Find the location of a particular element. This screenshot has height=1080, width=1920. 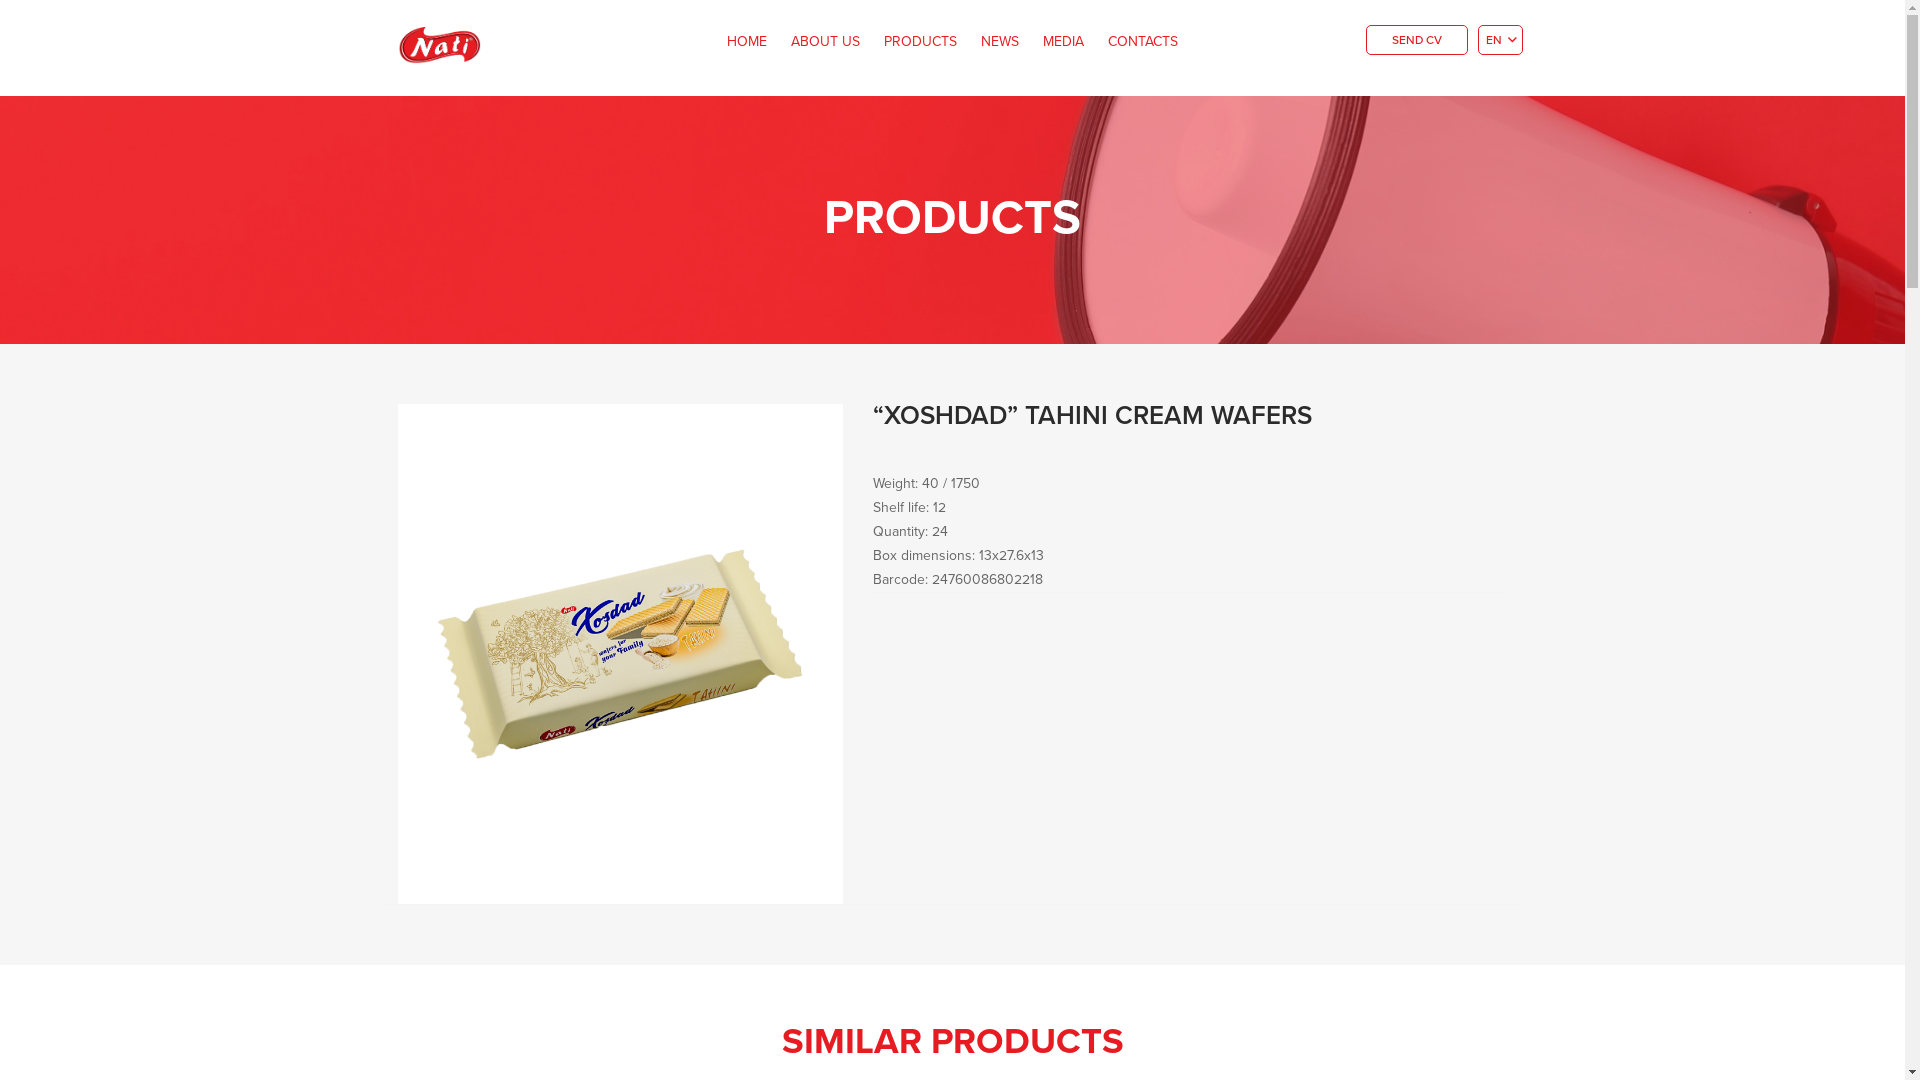

'HOME' is located at coordinates (716, 42).